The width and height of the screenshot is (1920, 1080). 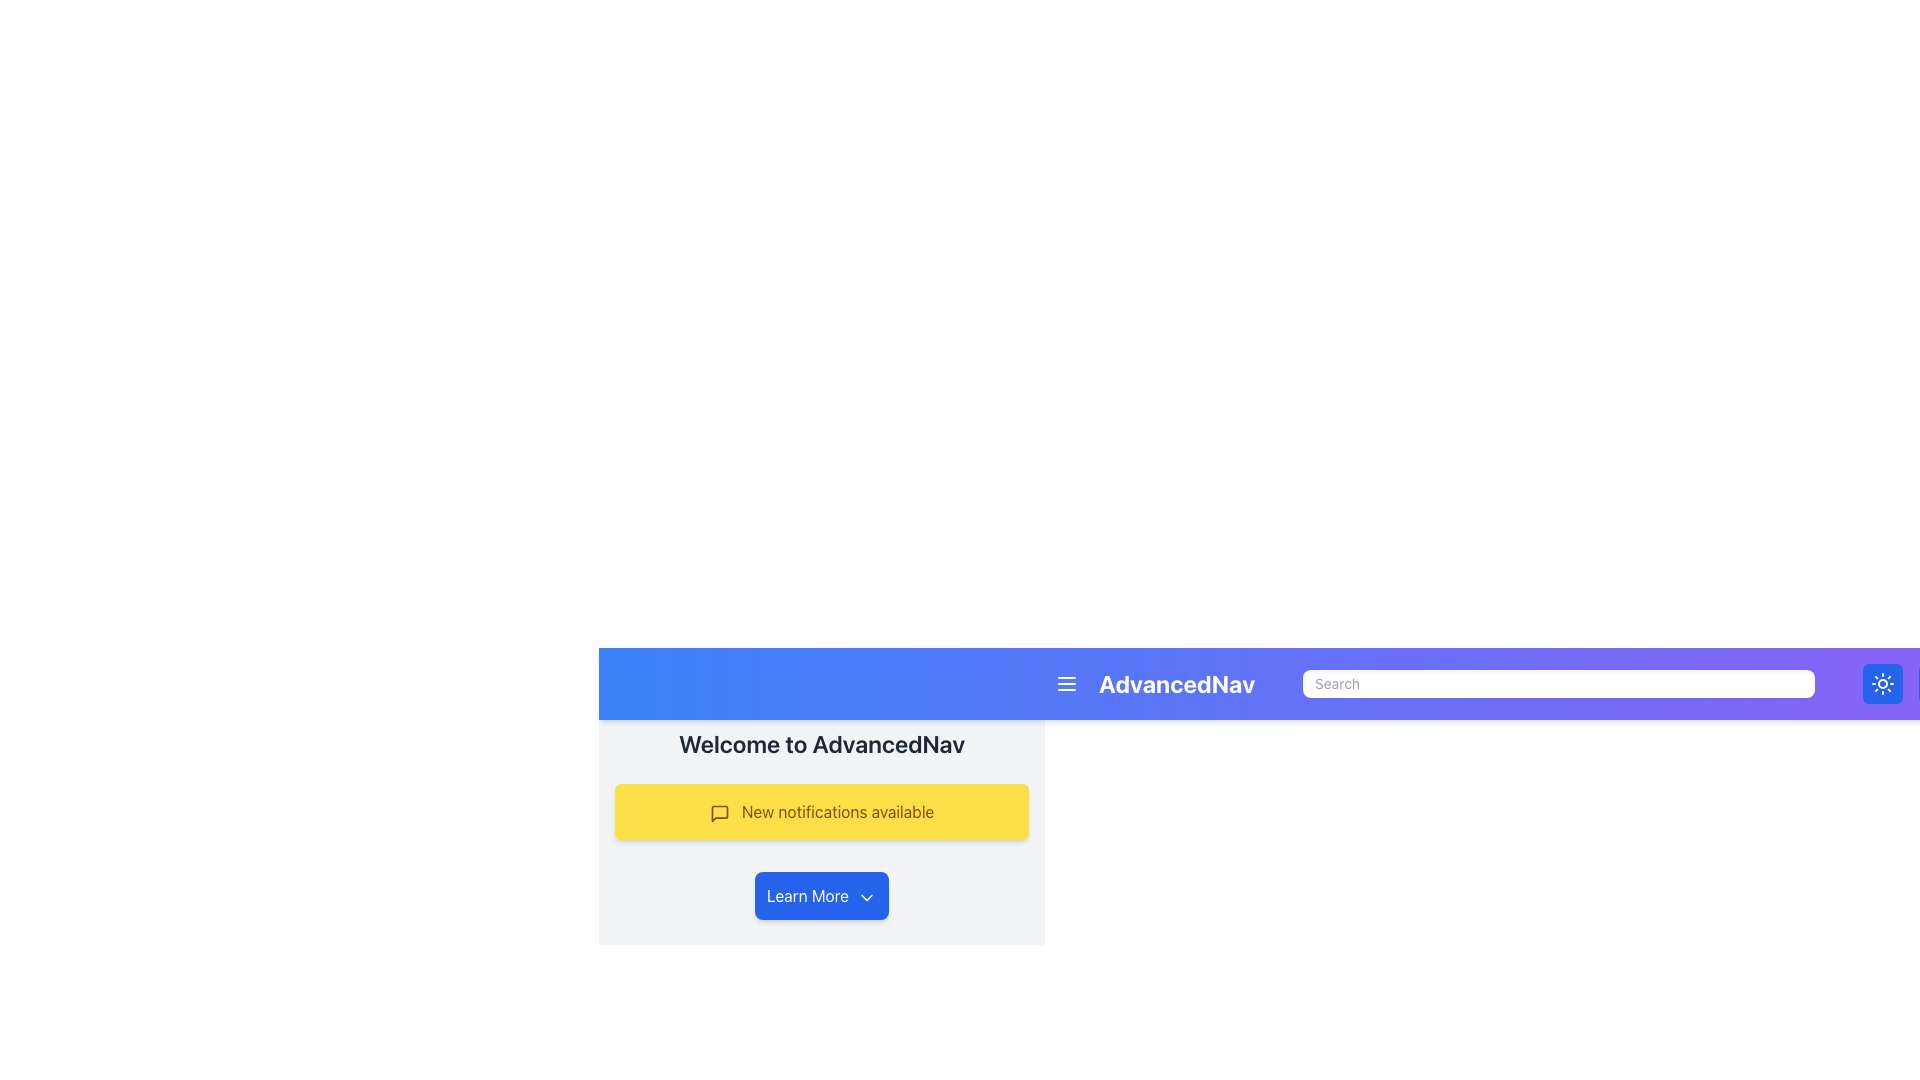 I want to click on the menu toggle button located on the left side of the header bar, so click(x=1065, y=682).